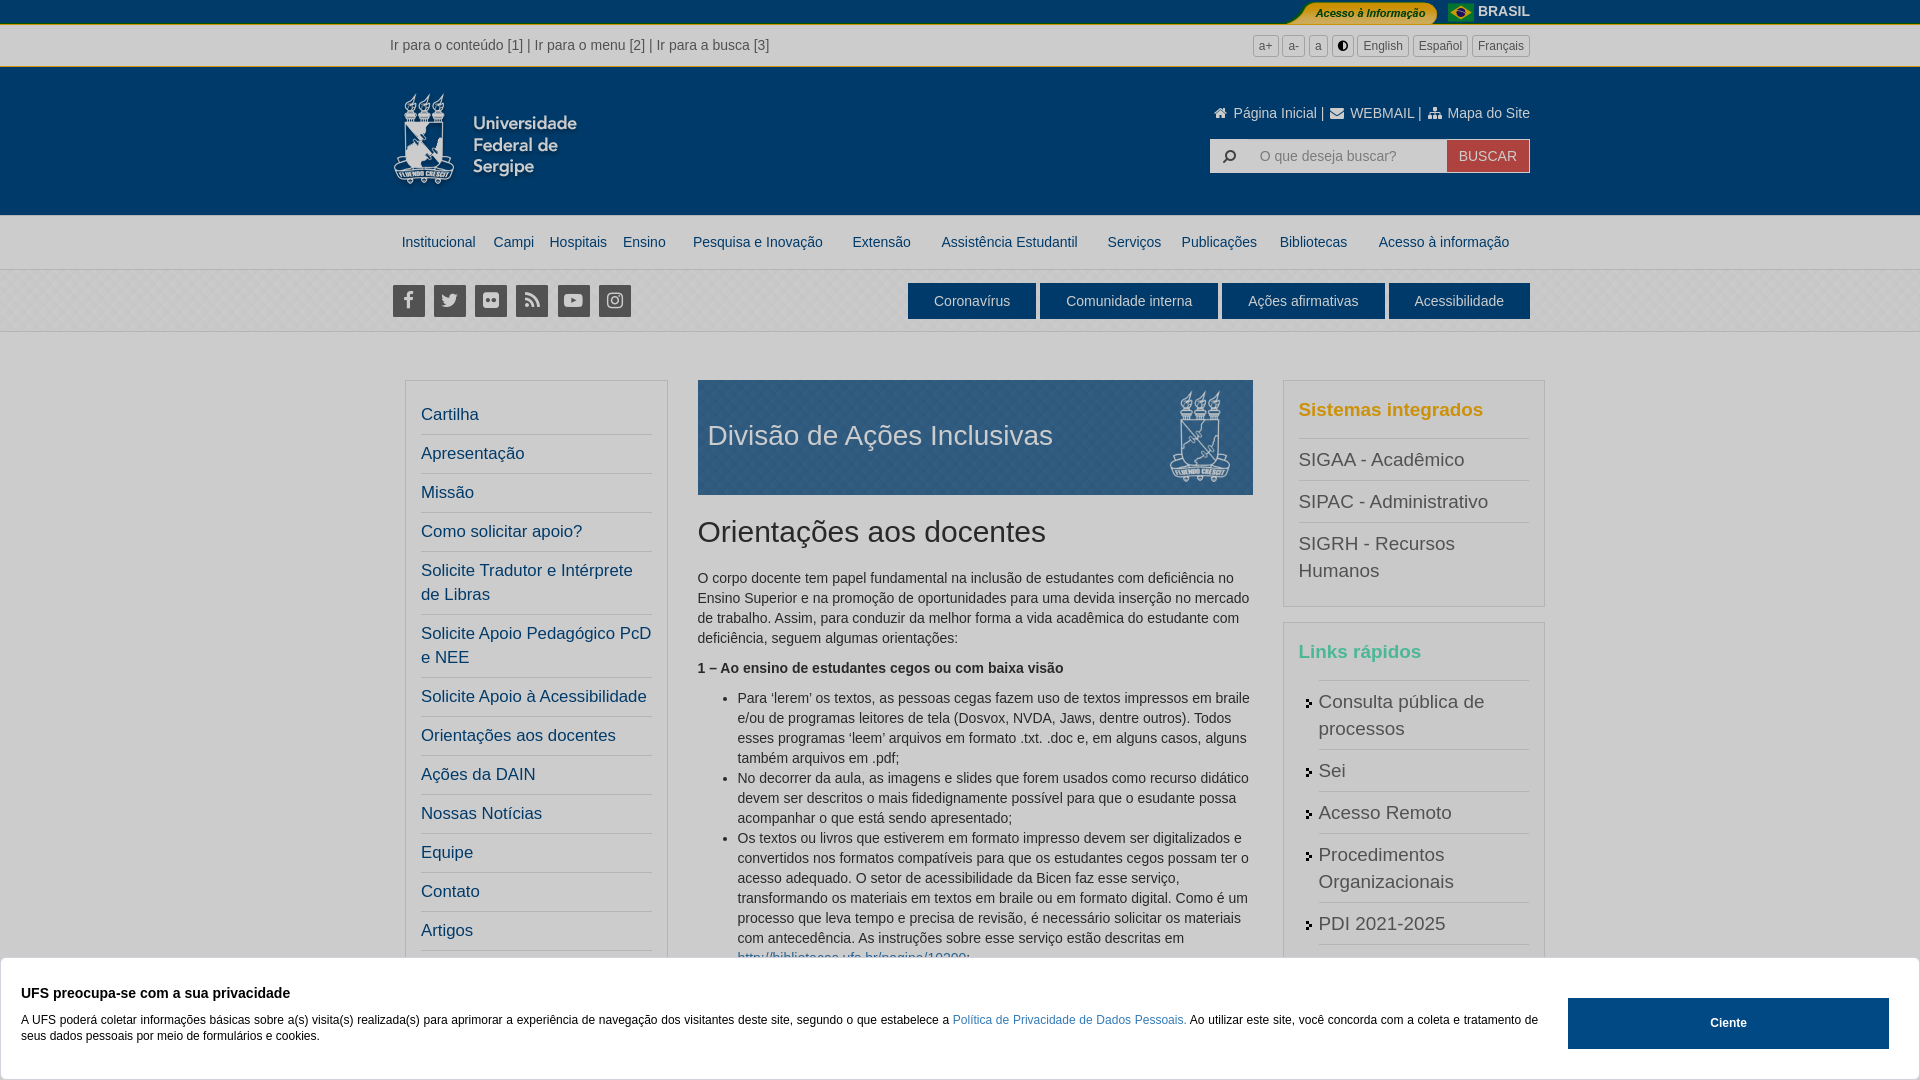 The image size is (1920, 1080). I want to click on 'Mapa do Site', so click(1478, 112).